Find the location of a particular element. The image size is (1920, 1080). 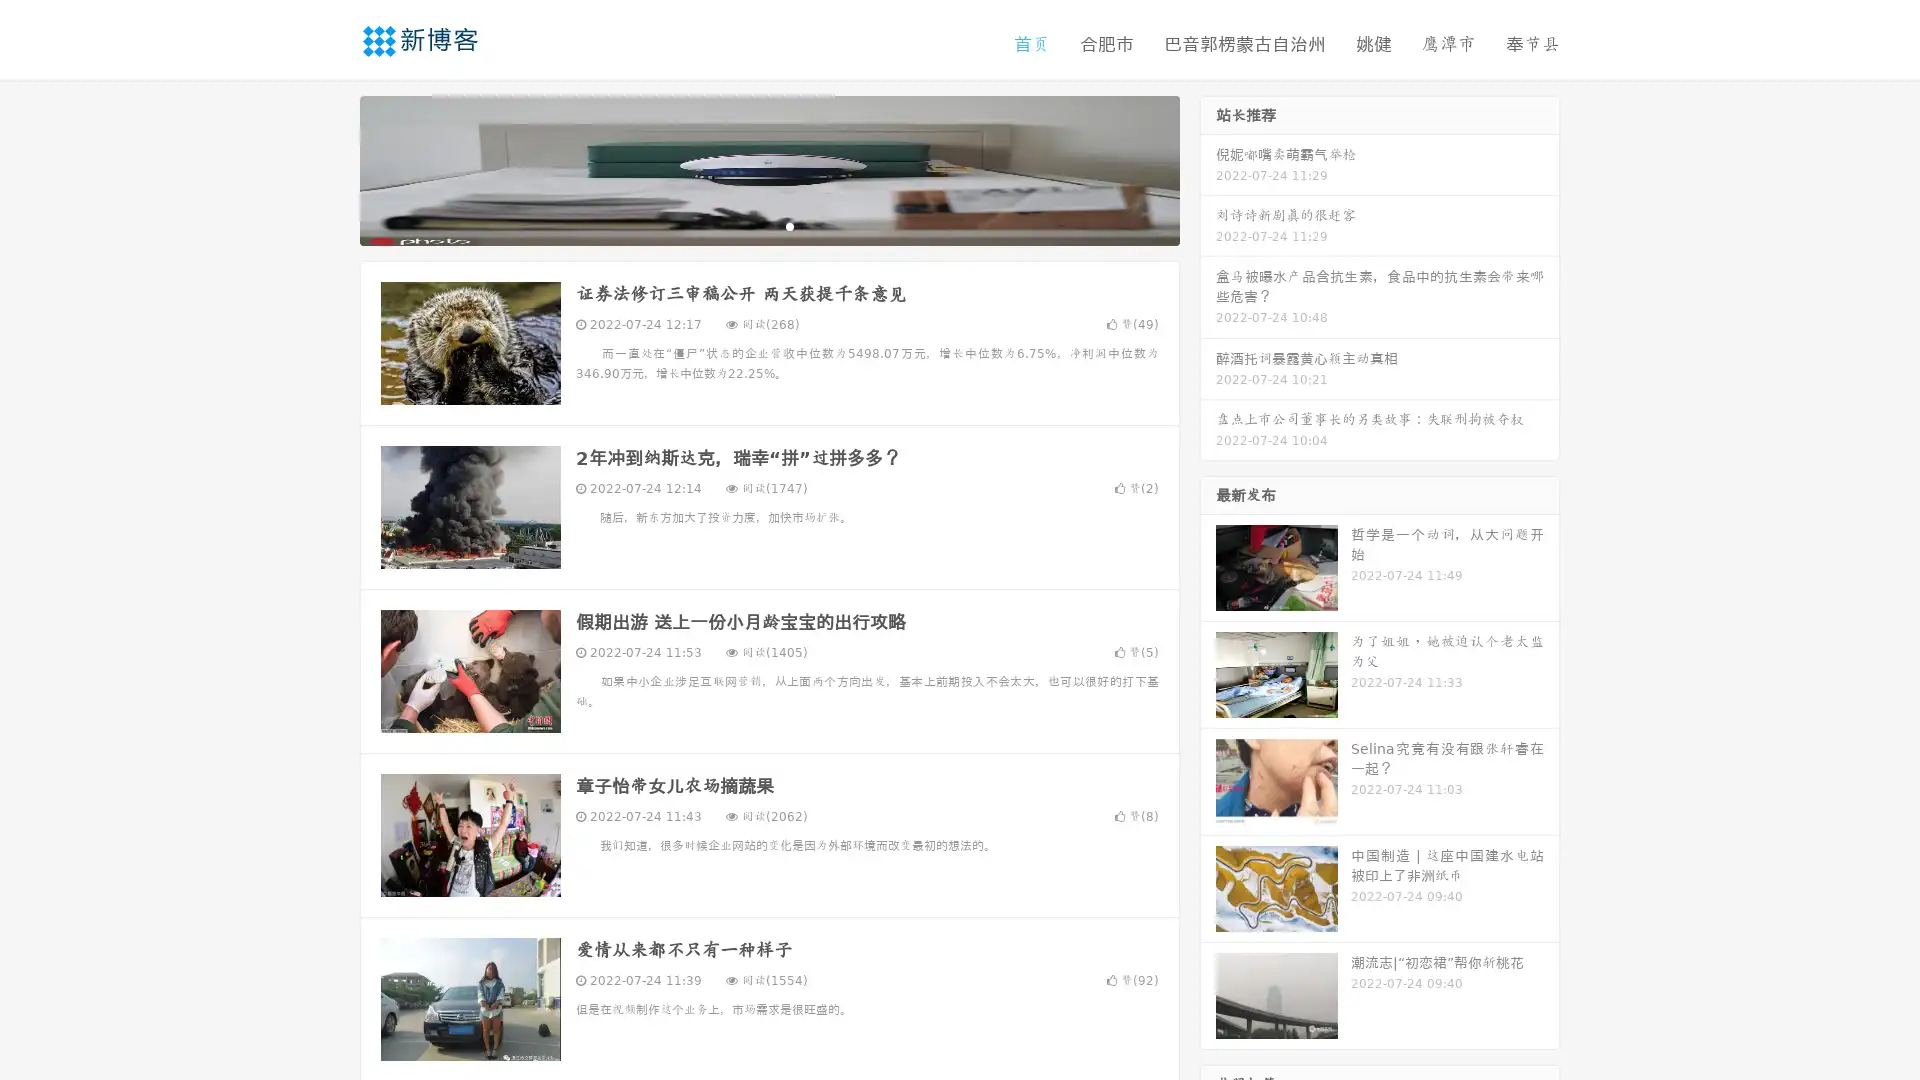

Next slide is located at coordinates (1208, 168).